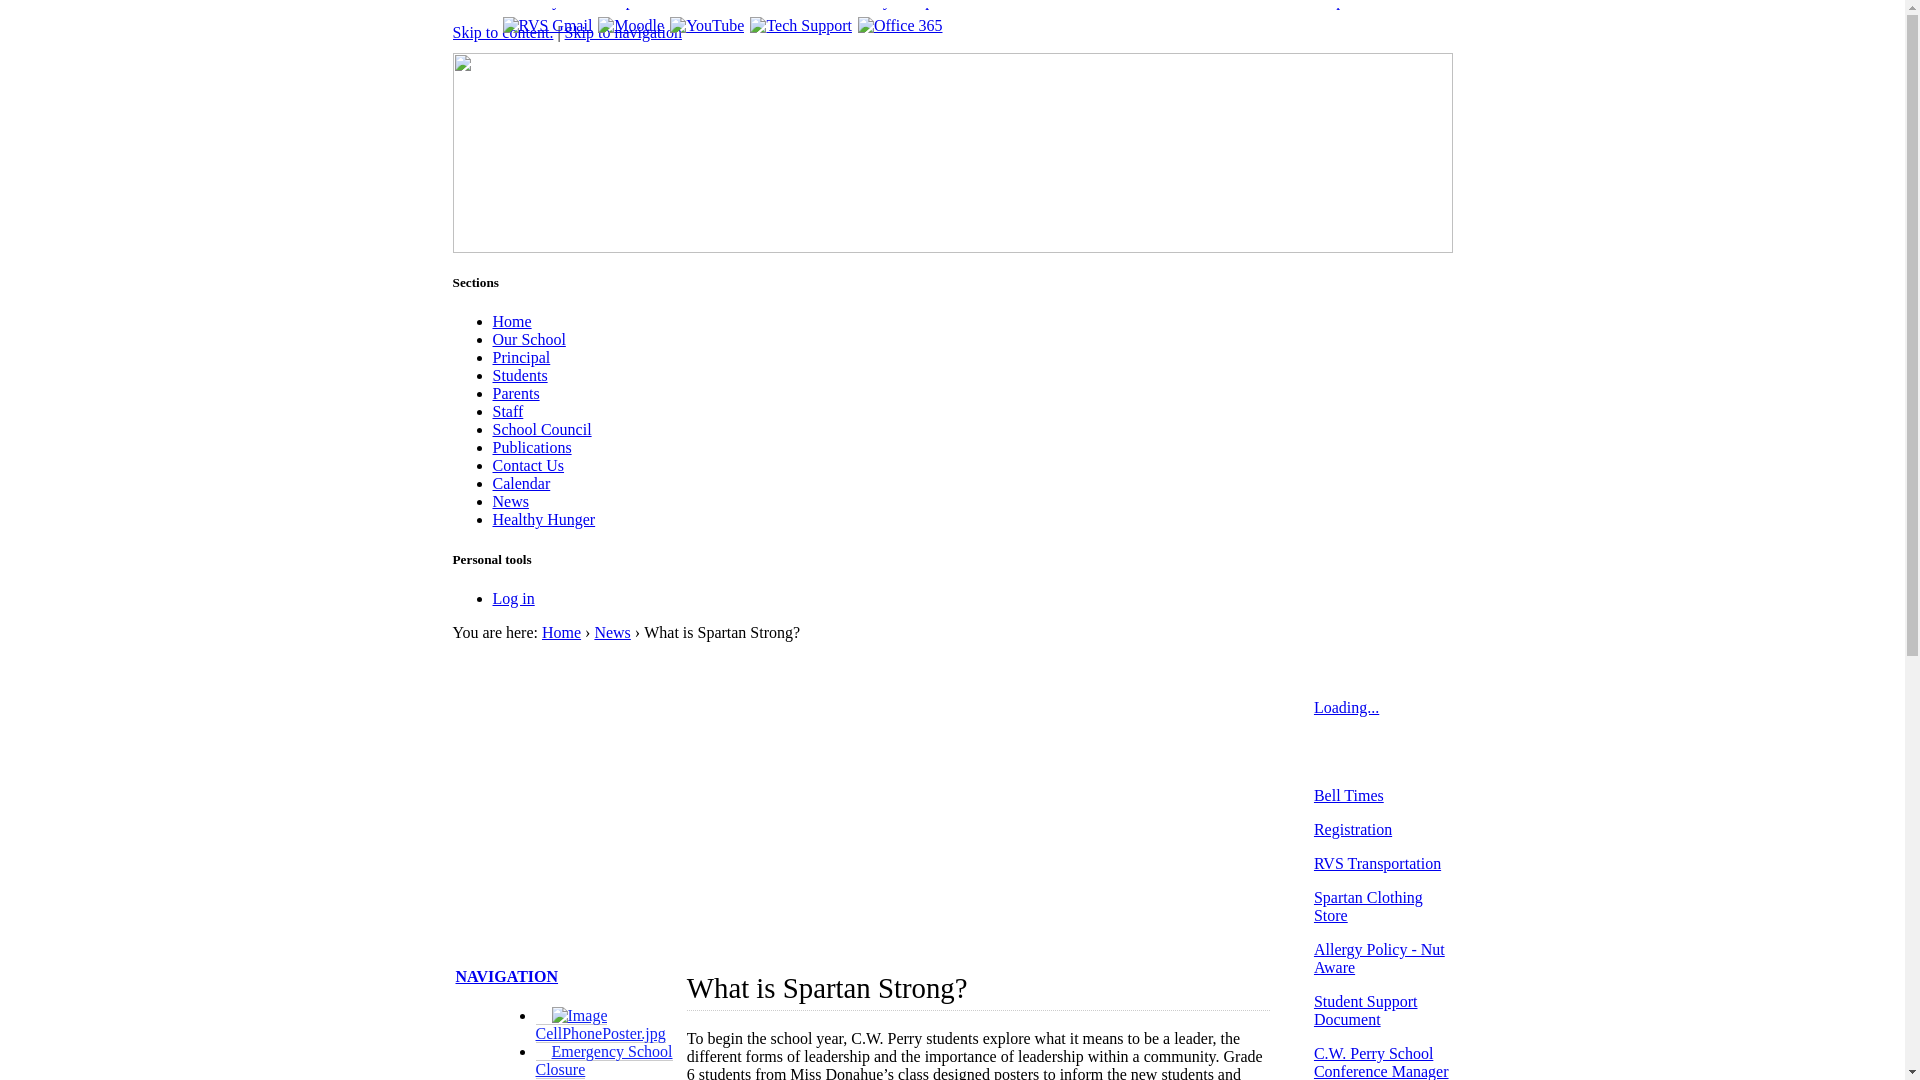 The width and height of the screenshot is (1920, 1080). Describe the element at coordinates (531, 446) in the screenshot. I see `'Publications'` at that location.